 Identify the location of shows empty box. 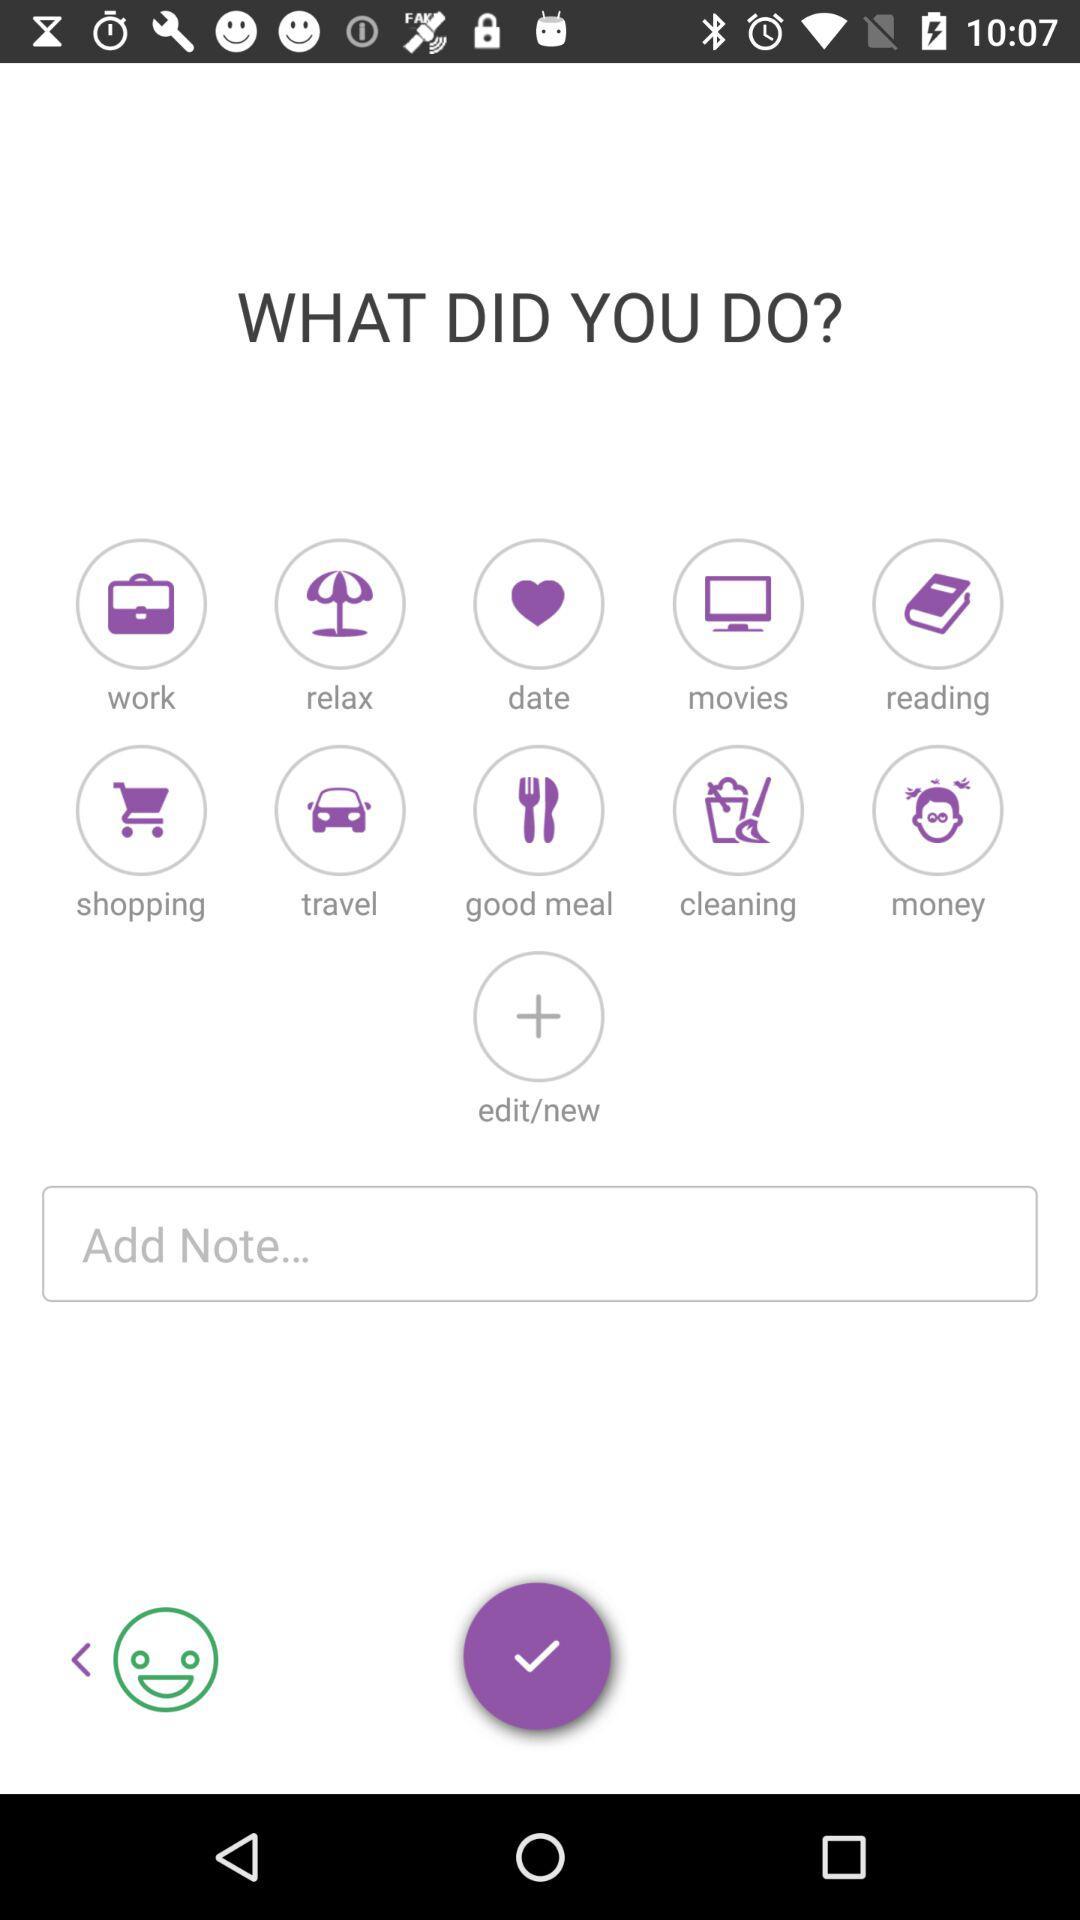
(540, 1242).